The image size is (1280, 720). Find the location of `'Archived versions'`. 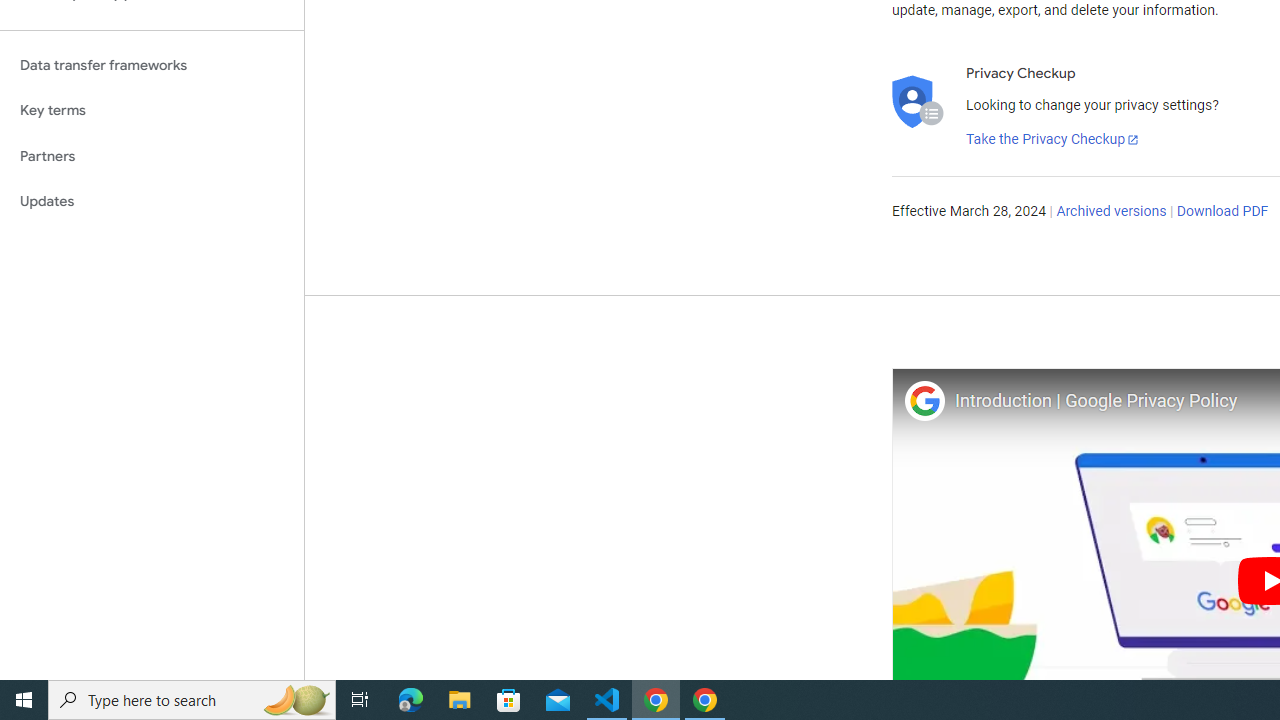

'Archived versions' is located at coordinates (1110, 212).